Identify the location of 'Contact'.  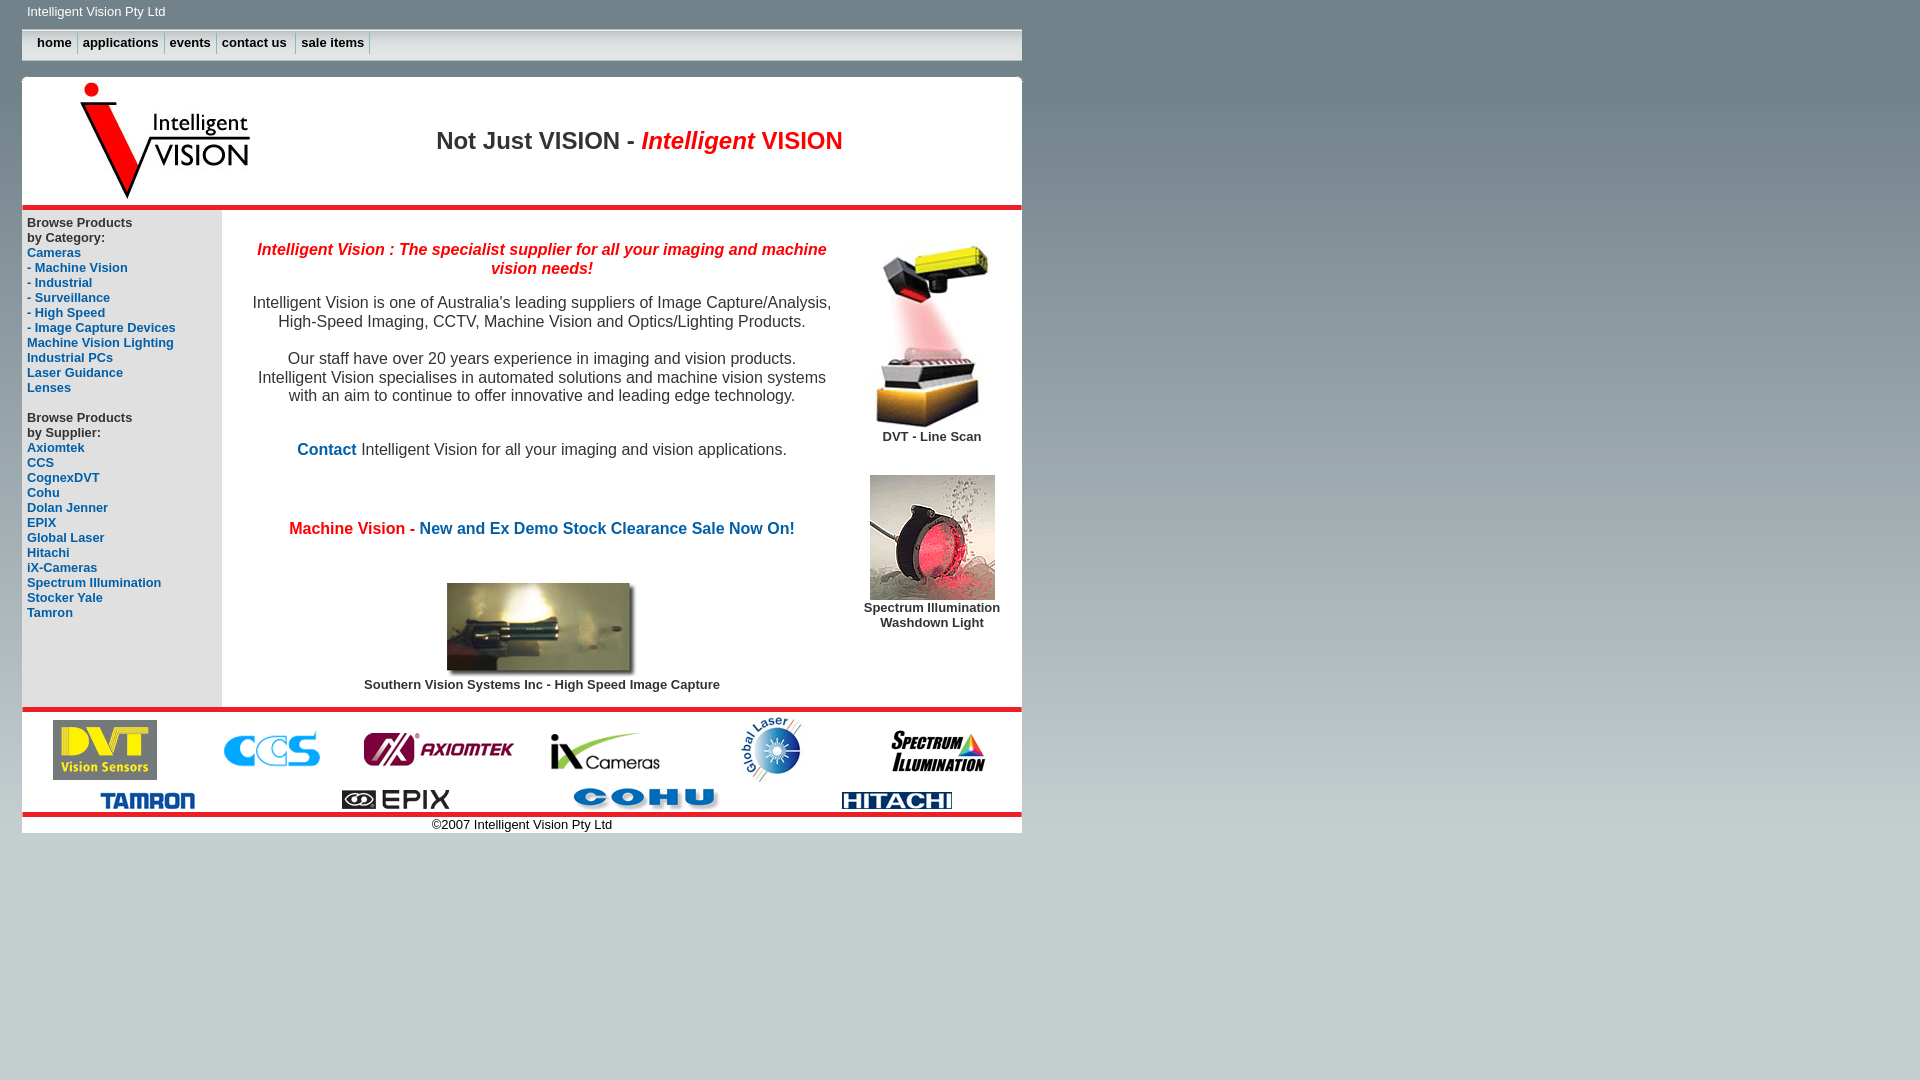
(418, 459).